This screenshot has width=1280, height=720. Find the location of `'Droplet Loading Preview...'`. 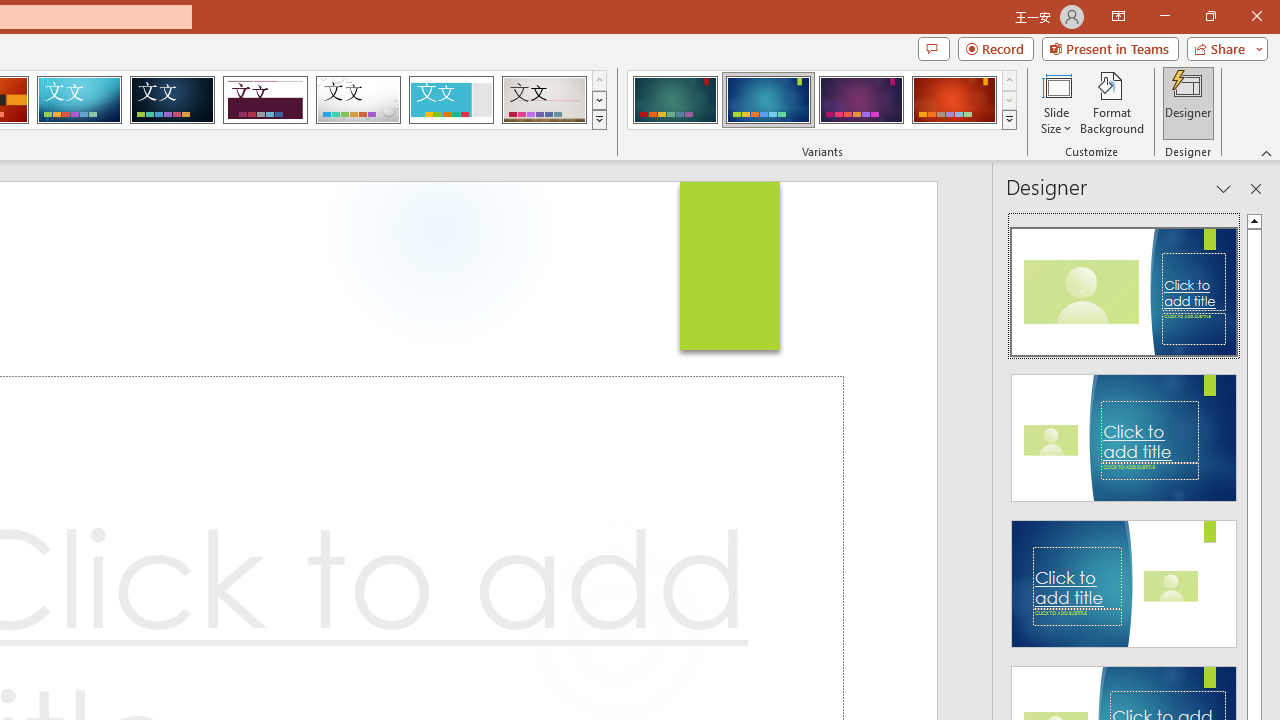

'Droplet Loading Preview...' is located at coordinates (358, 100).